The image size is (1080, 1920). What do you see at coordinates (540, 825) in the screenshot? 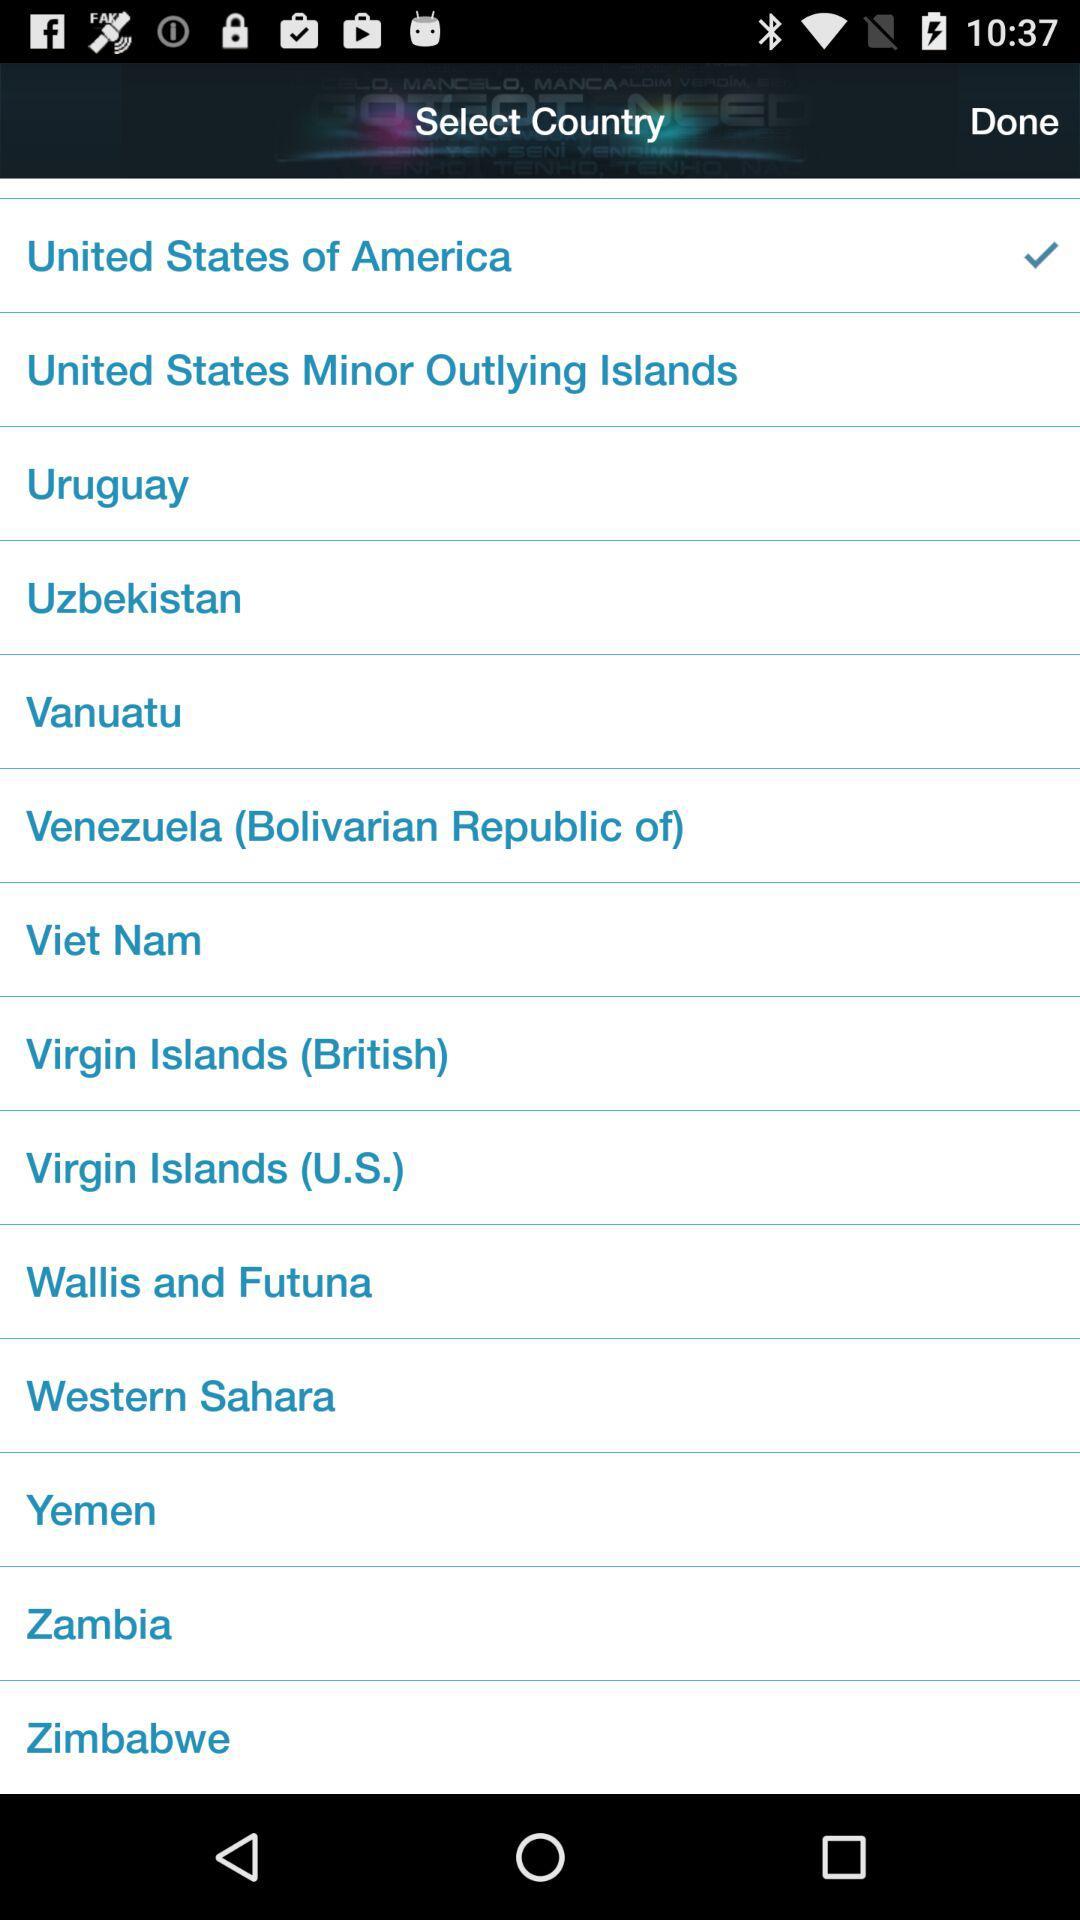
I see `venezuela bolivarian republic item` at bounding box center [540, 825].